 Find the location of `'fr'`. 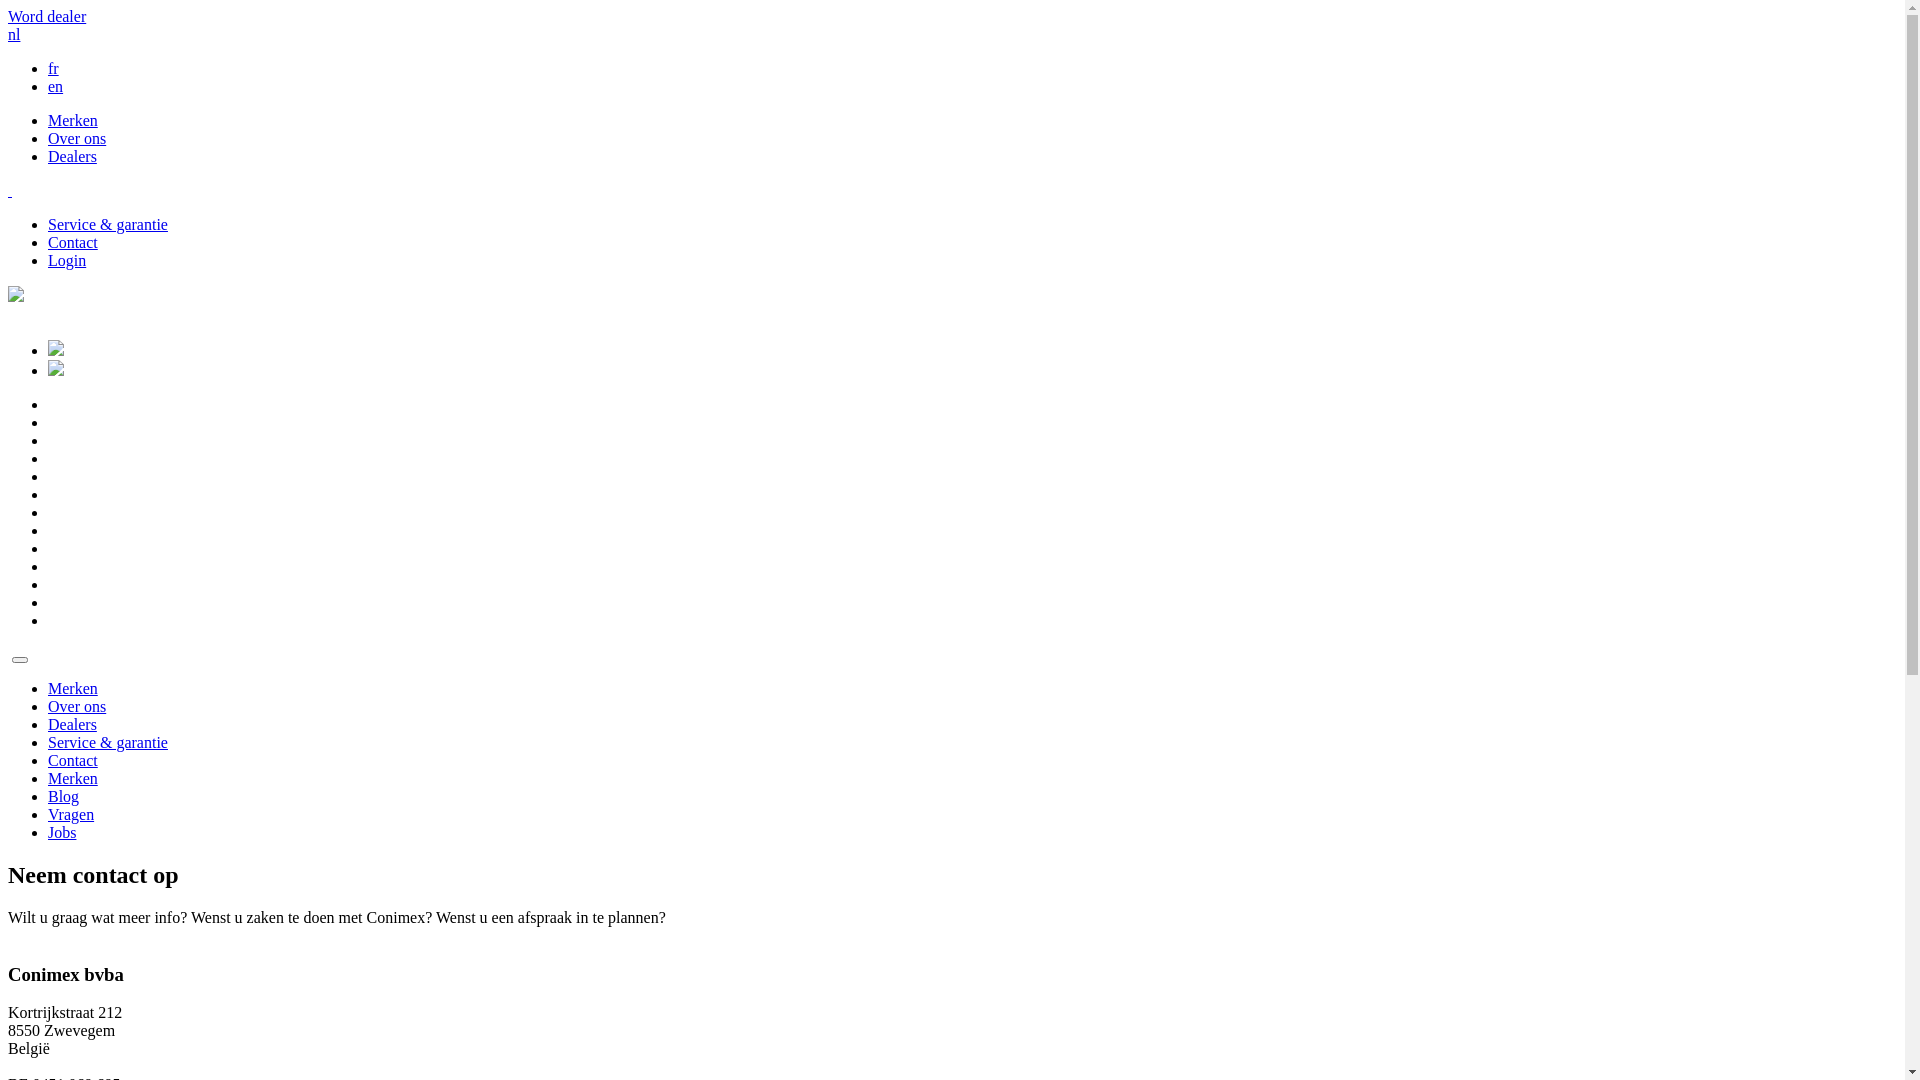

'fr' is located at coordinates (53, 67).